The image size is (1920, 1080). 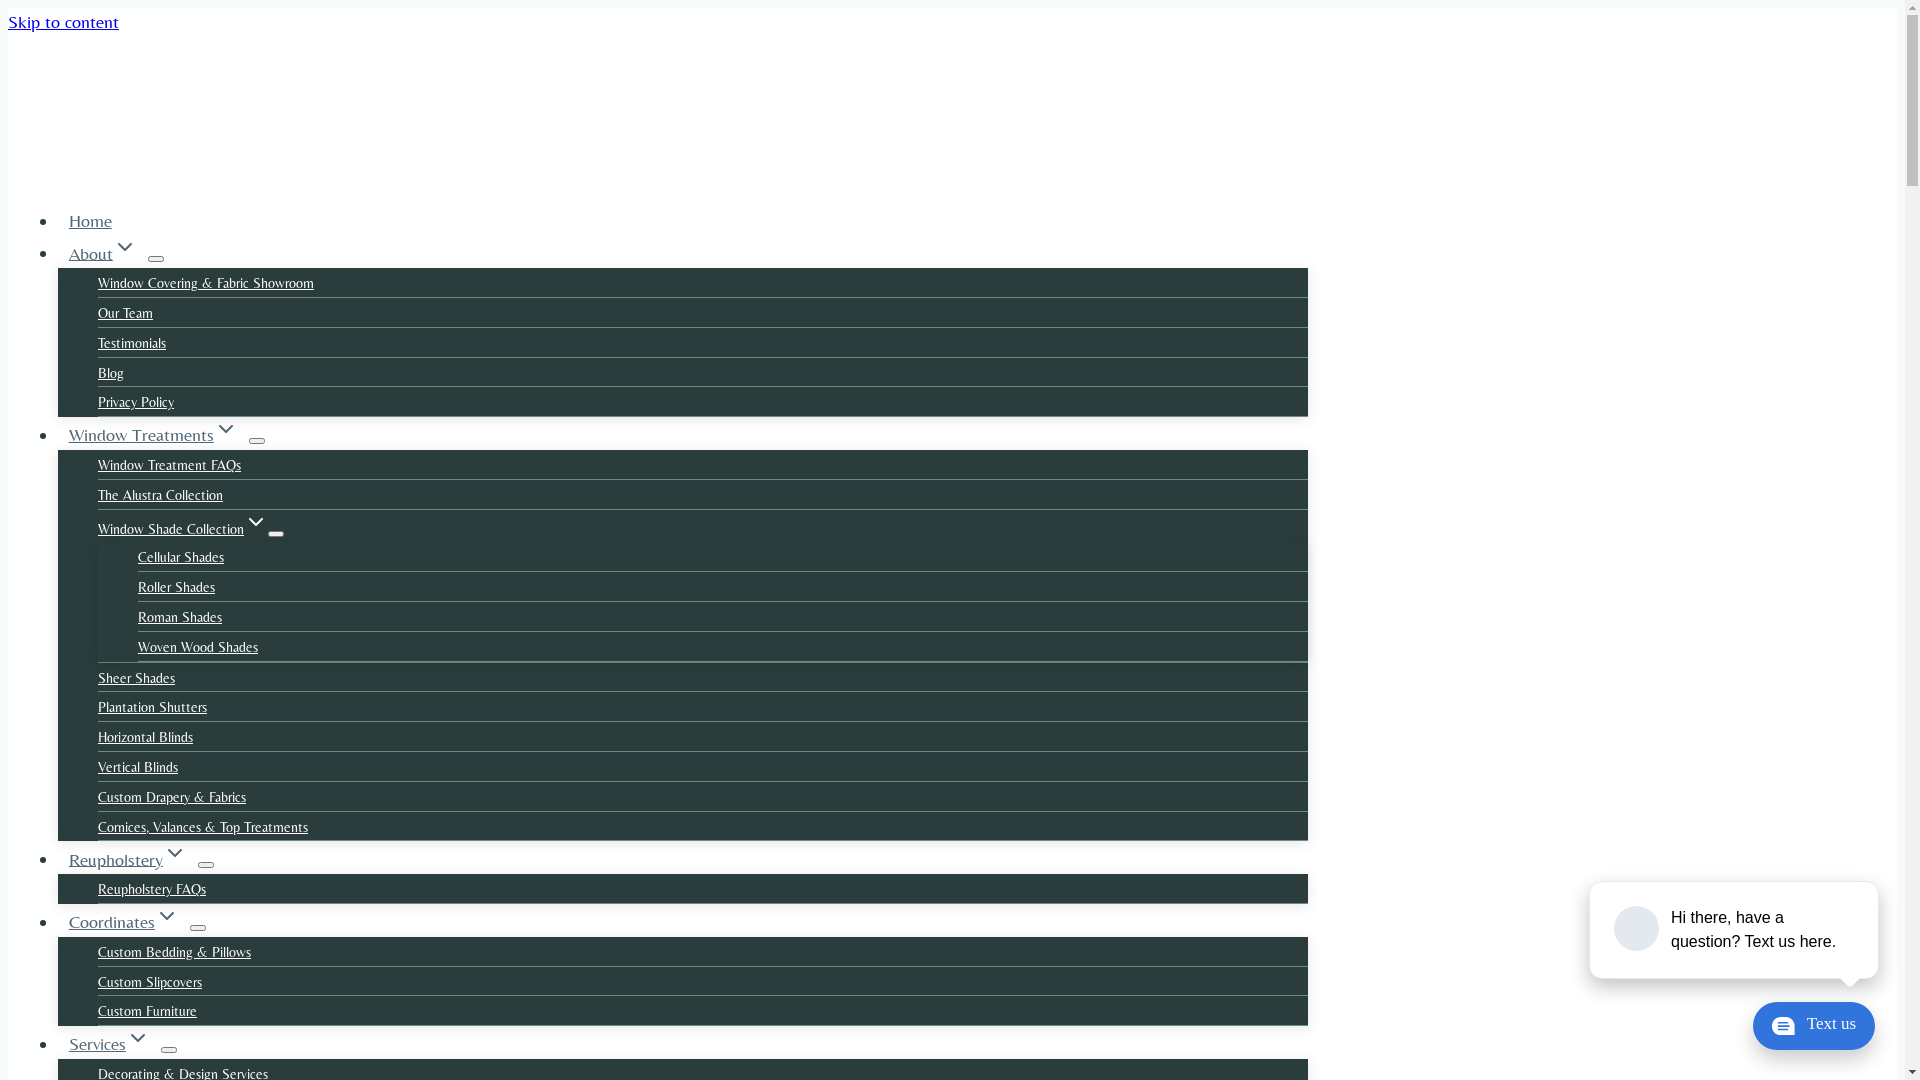 I want to click on 'ReupholsteryExpand', so click(x=127, y=858).